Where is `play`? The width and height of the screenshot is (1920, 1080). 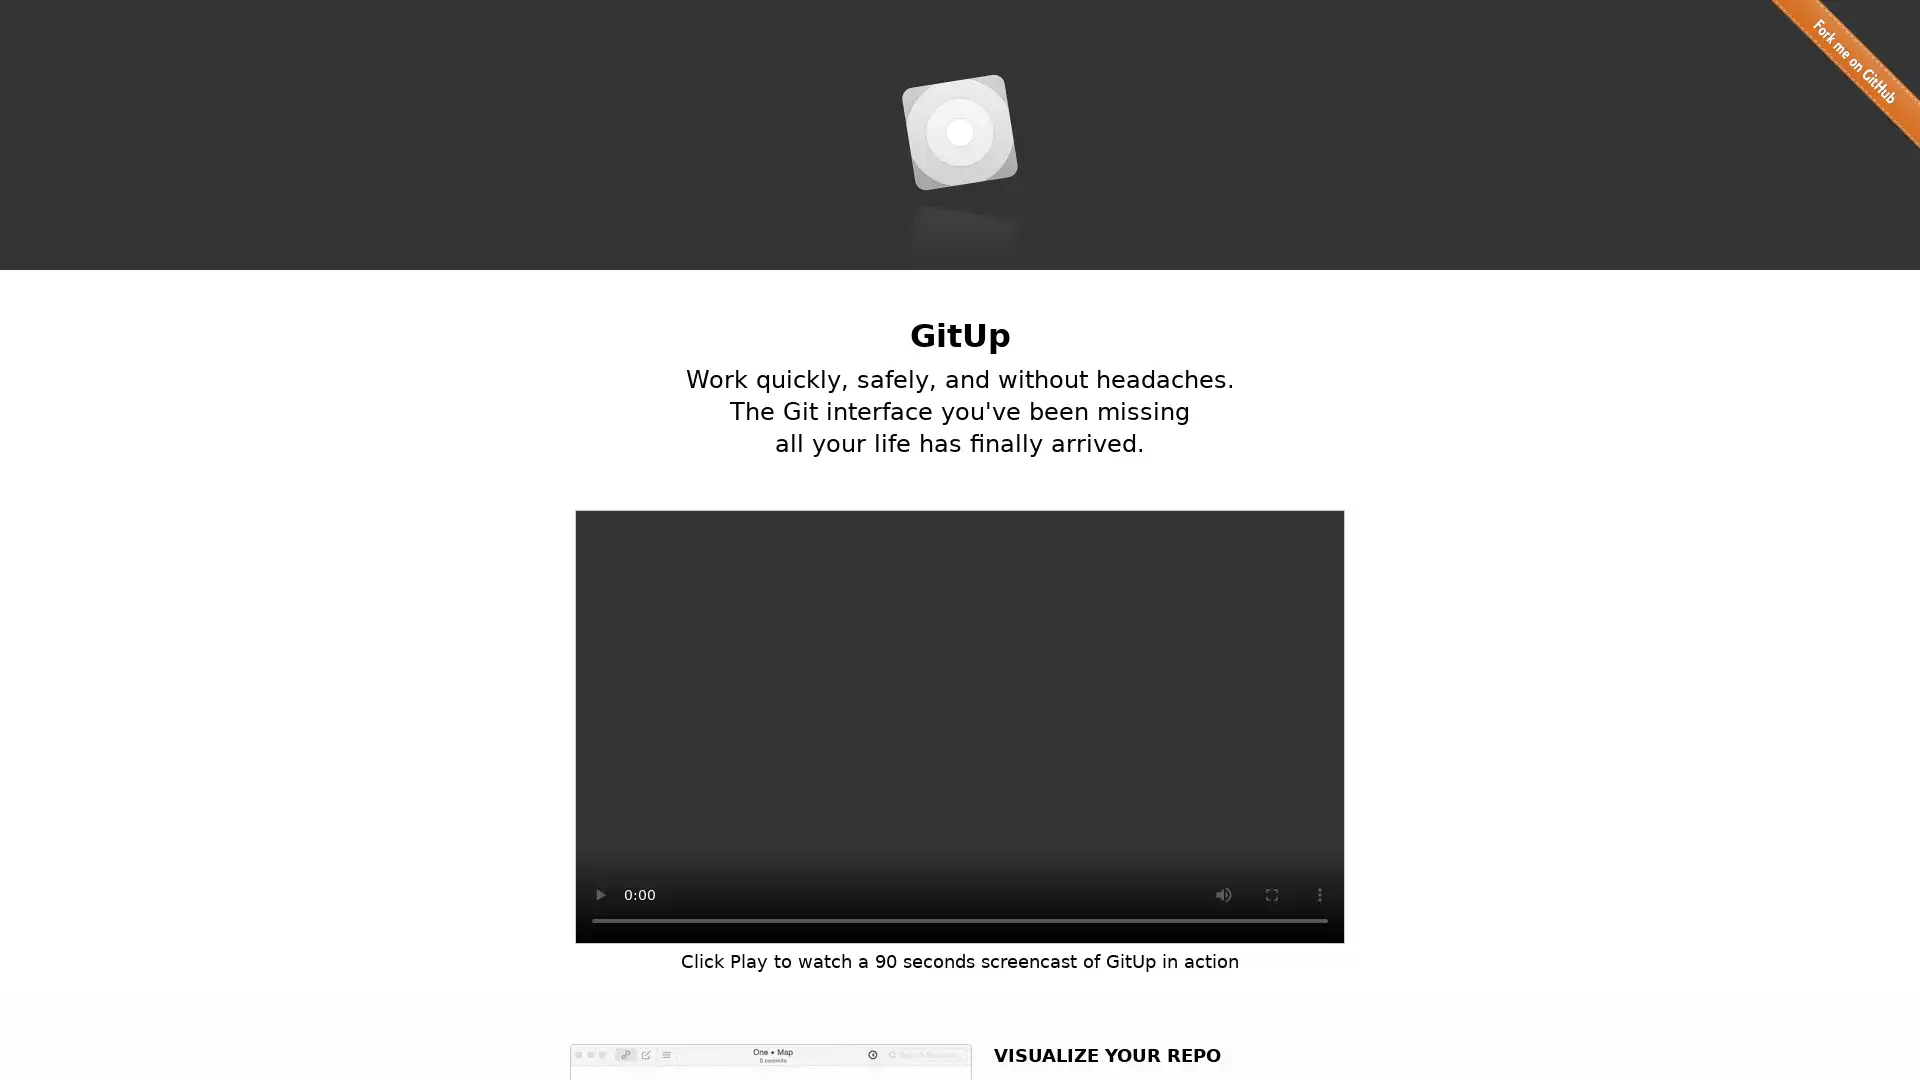 play is located at coordinates (599, 893).